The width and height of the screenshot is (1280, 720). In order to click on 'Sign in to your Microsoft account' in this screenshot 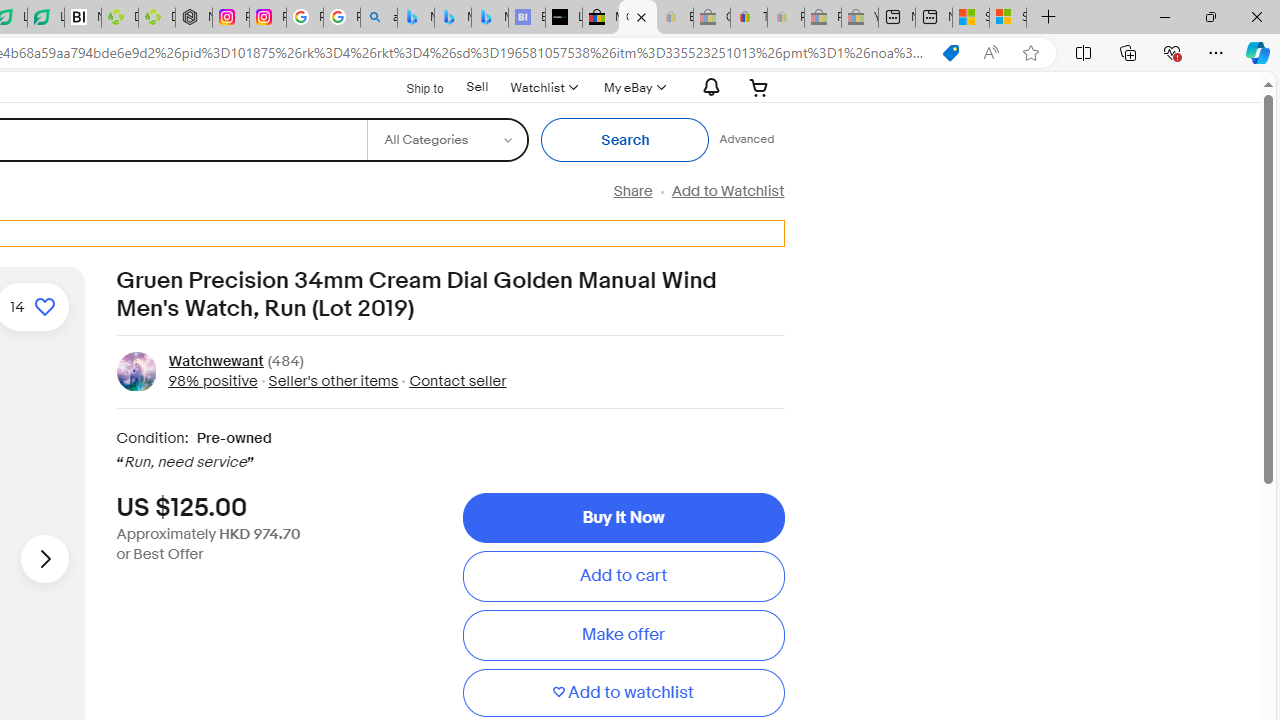, I will do `click(1008, 17)`.